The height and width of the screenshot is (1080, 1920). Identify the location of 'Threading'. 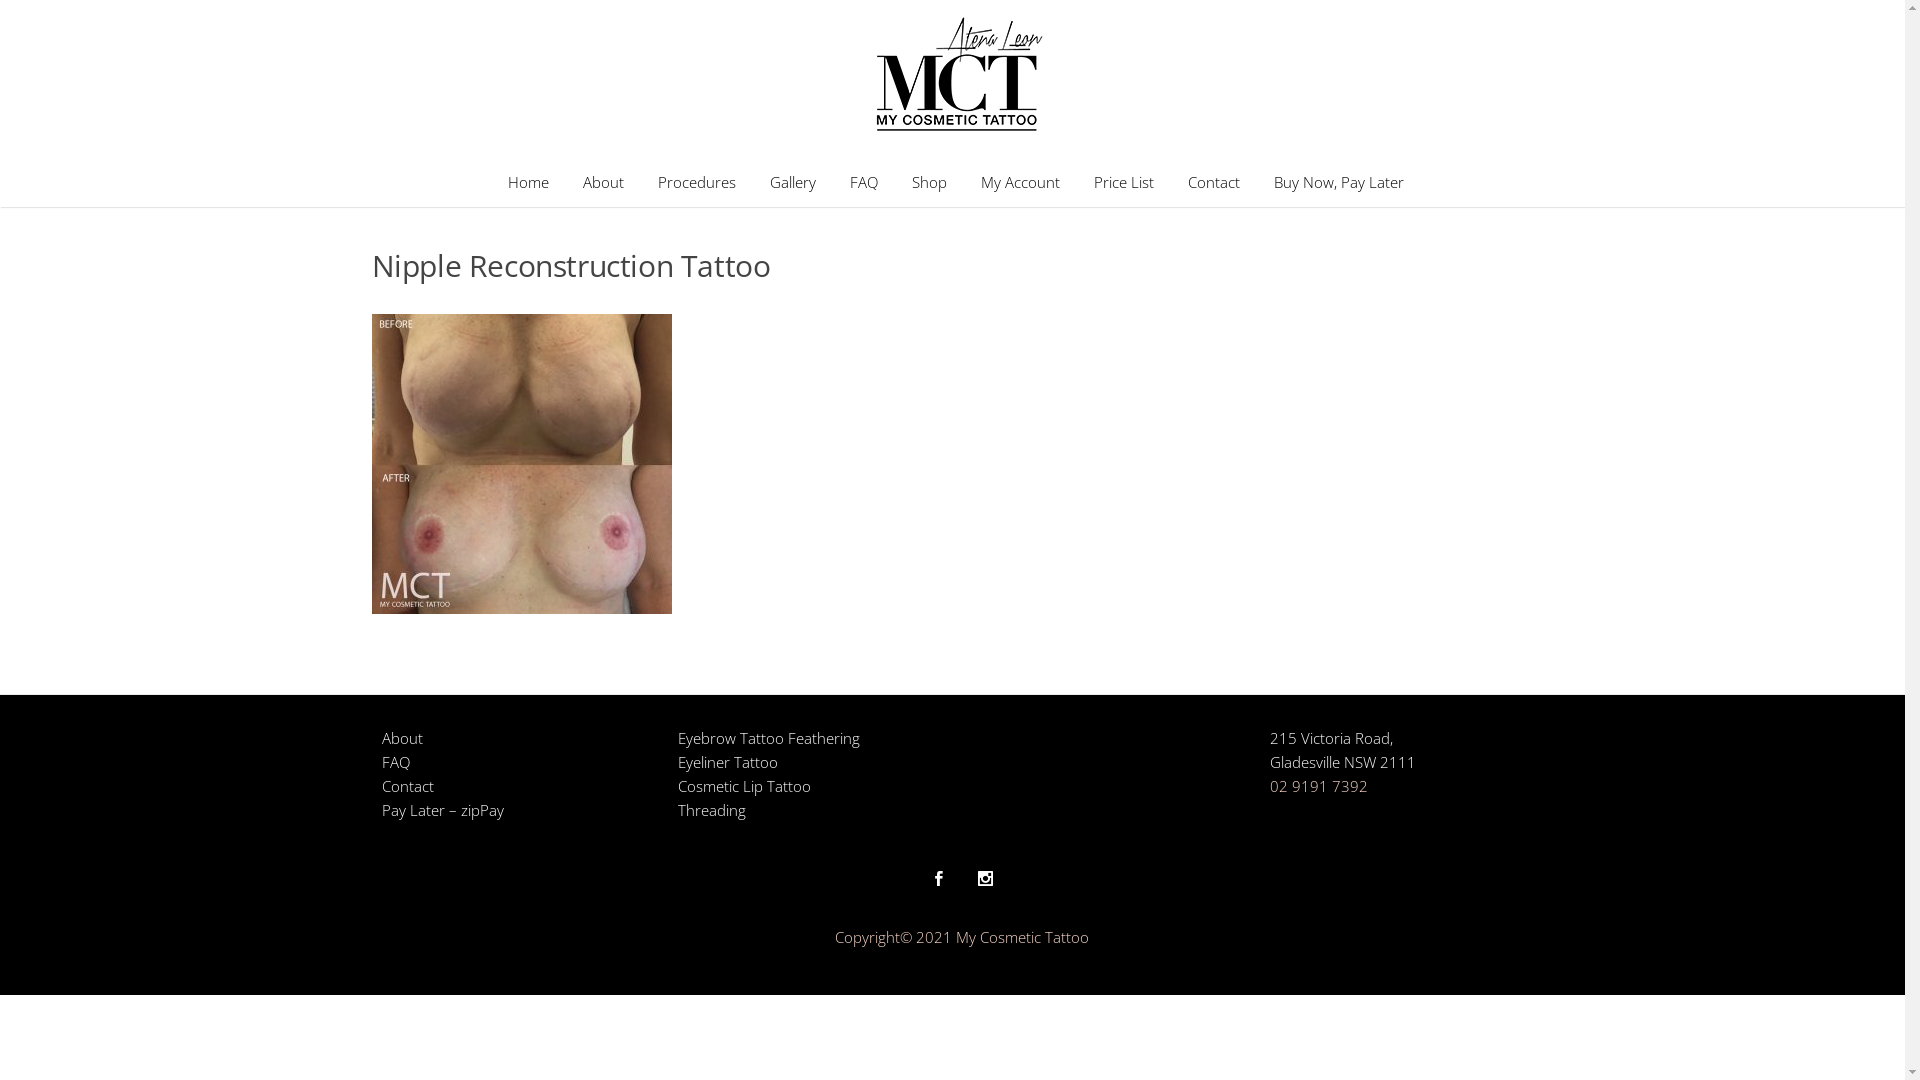
(711, 810).